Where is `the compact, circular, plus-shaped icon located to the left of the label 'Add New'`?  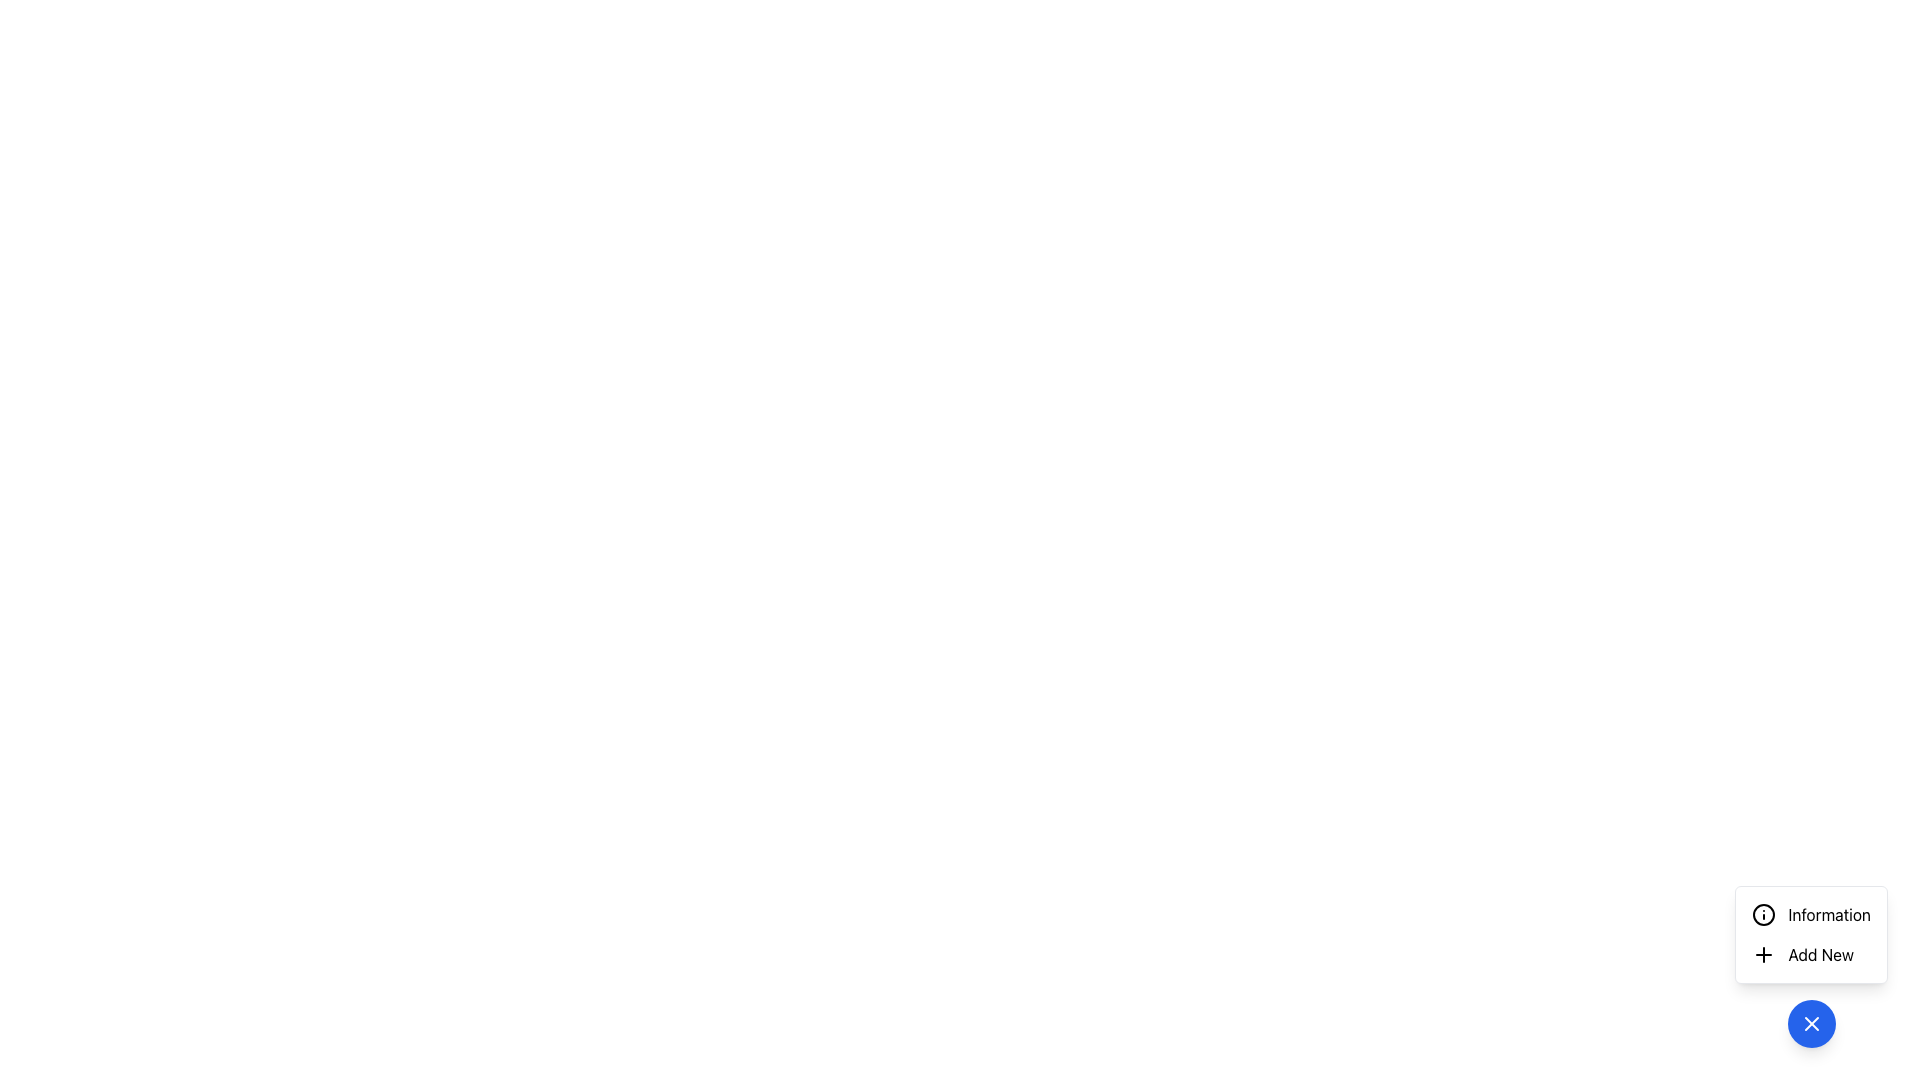 the compact, circular, plus-shaped icon located to the left of the label 'Add New' is located at coordinates (1764, 954).